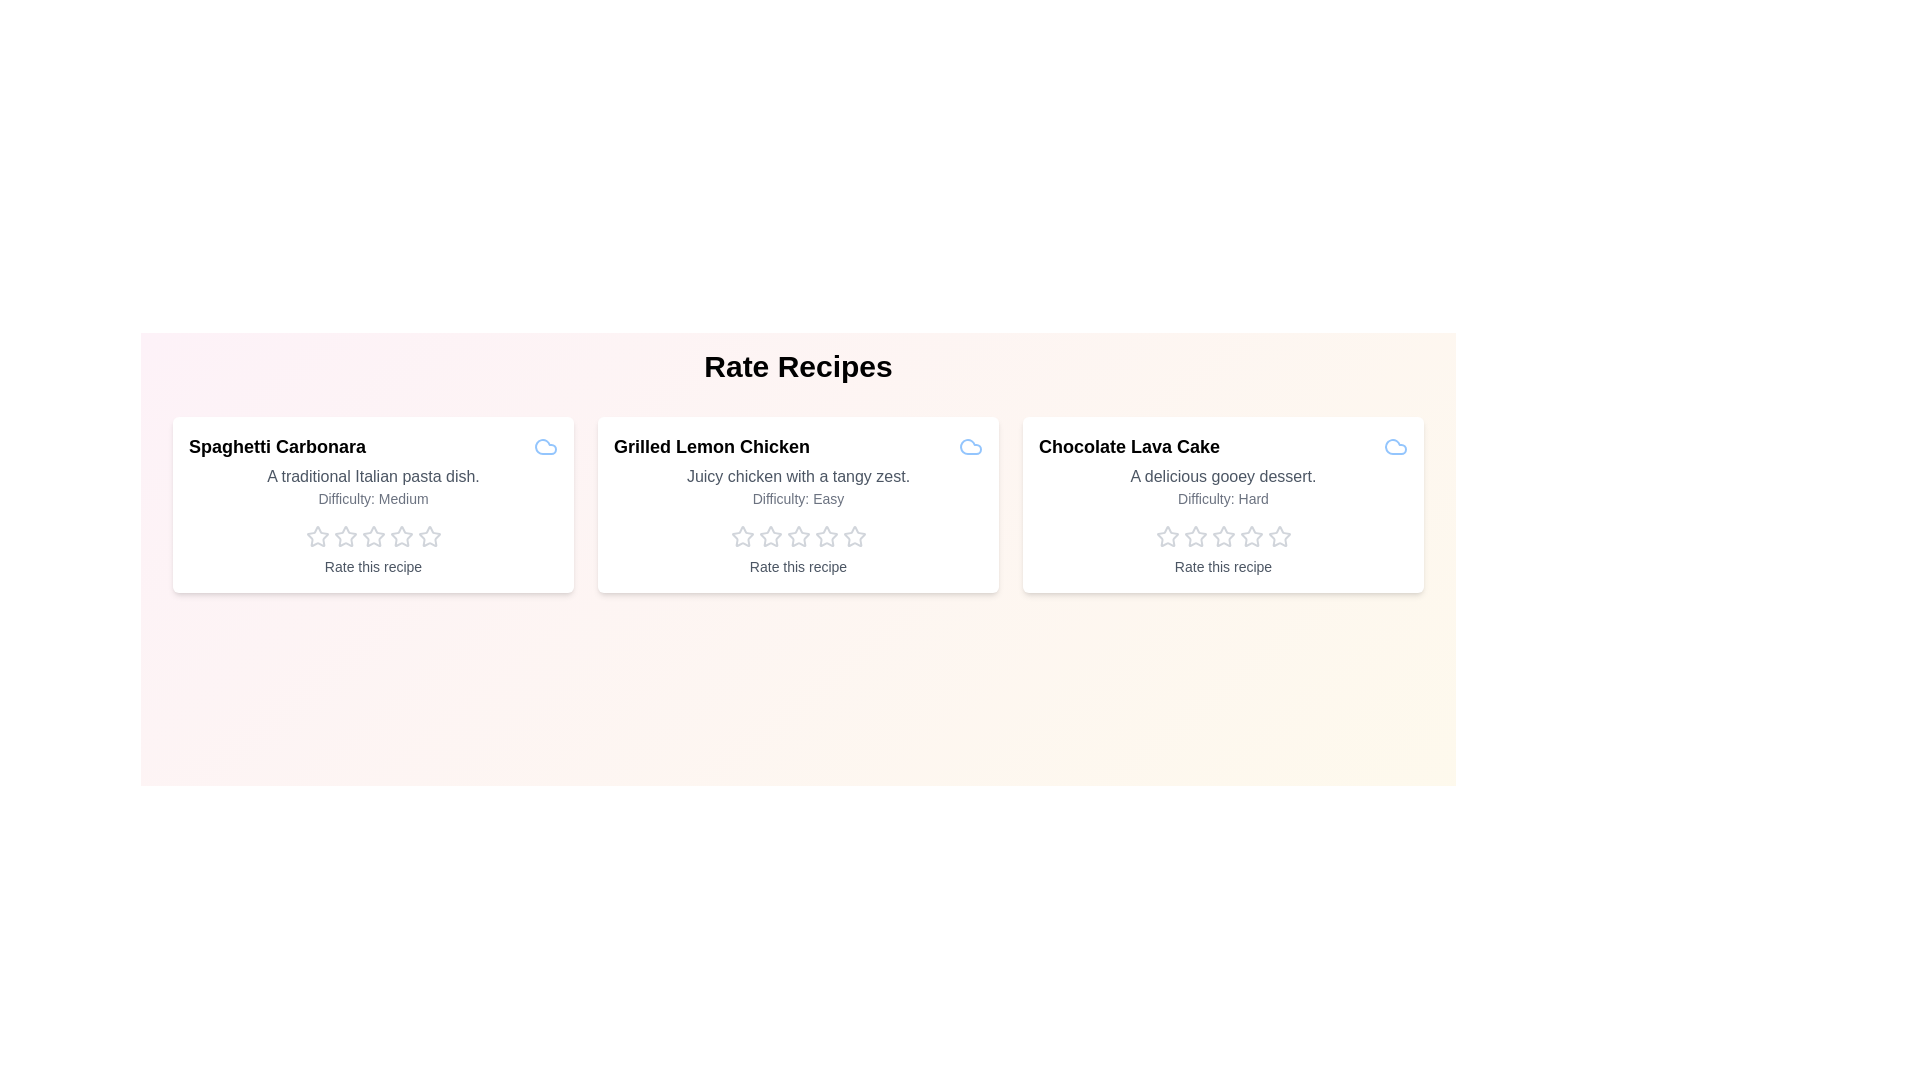 The width and height of the screenshot is (1920, 1080). Describe the element at coordinates (711, 446) in the screenshot. I see `the title of the recipe Grilled Lemon Chicken to view its information` at that location.